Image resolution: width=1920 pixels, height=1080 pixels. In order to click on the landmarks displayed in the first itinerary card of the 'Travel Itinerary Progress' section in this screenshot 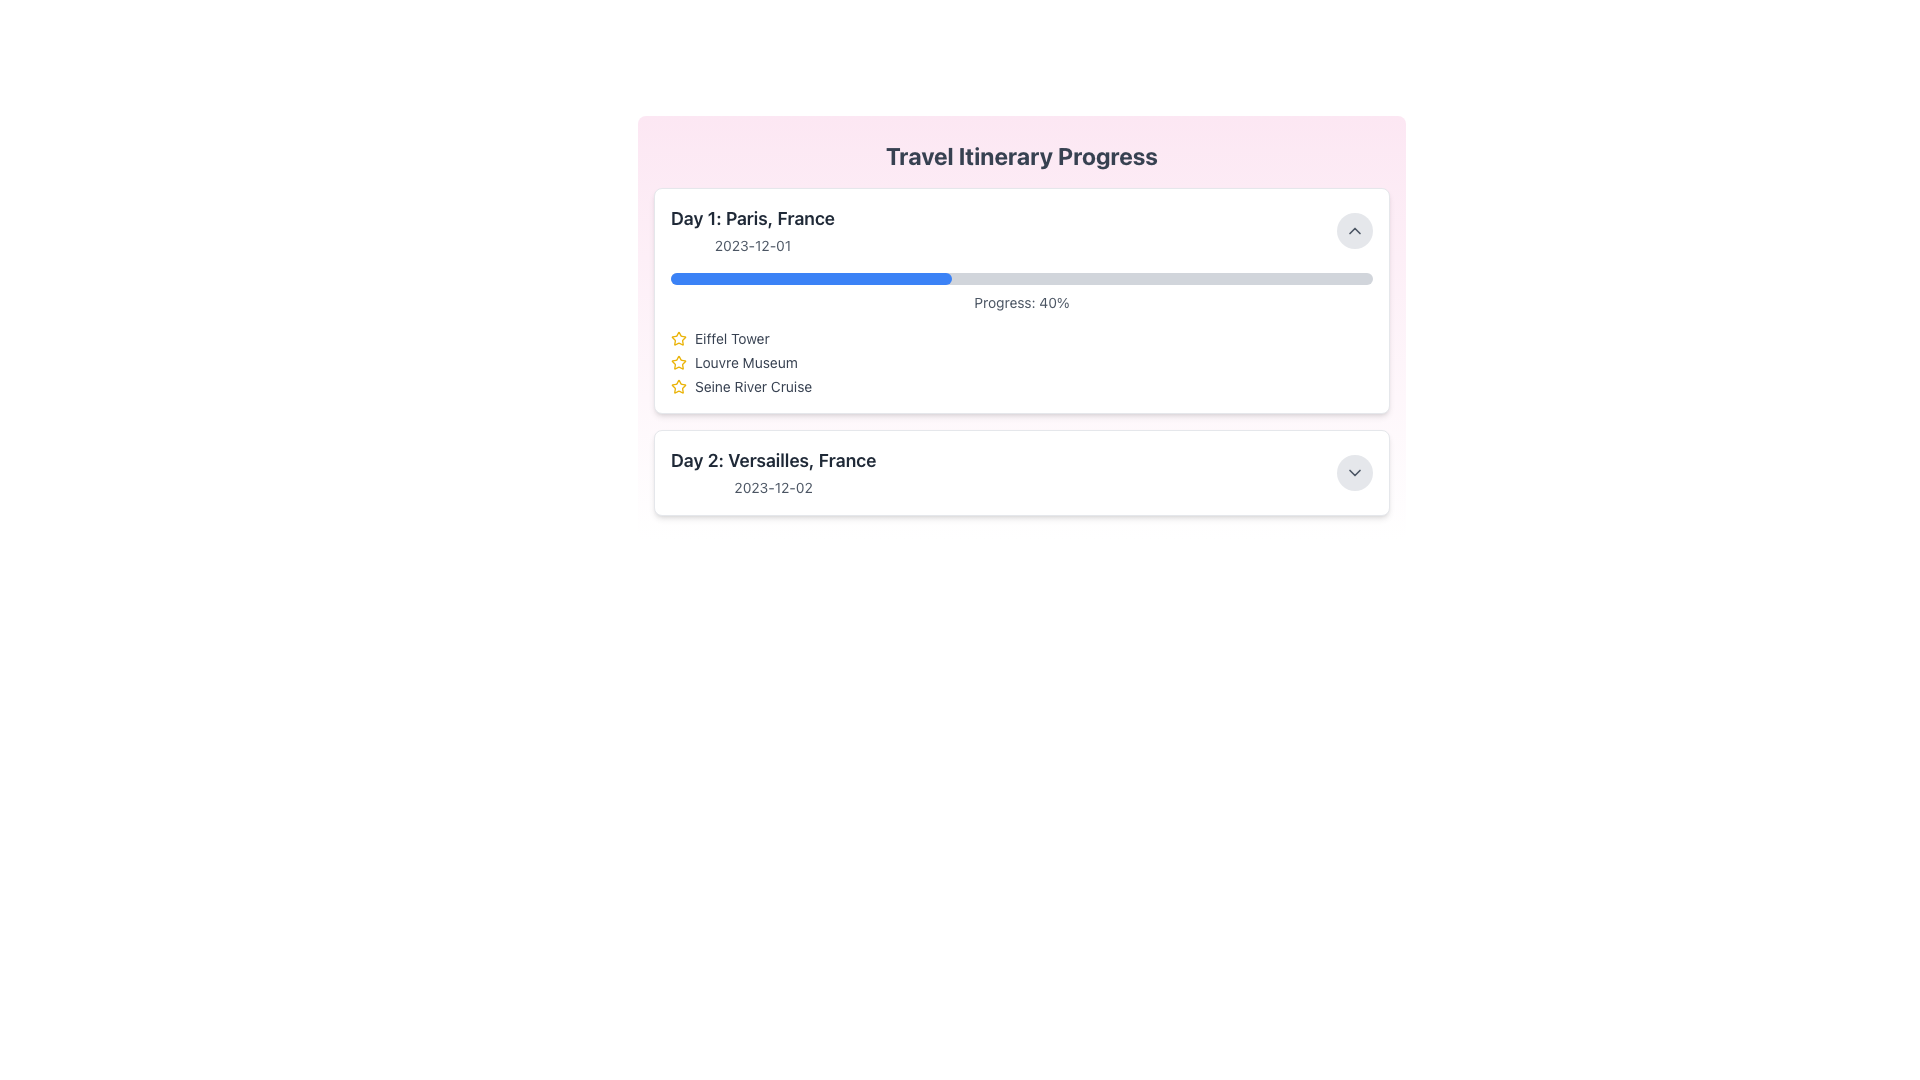, I will do `click(1022, 300)`.